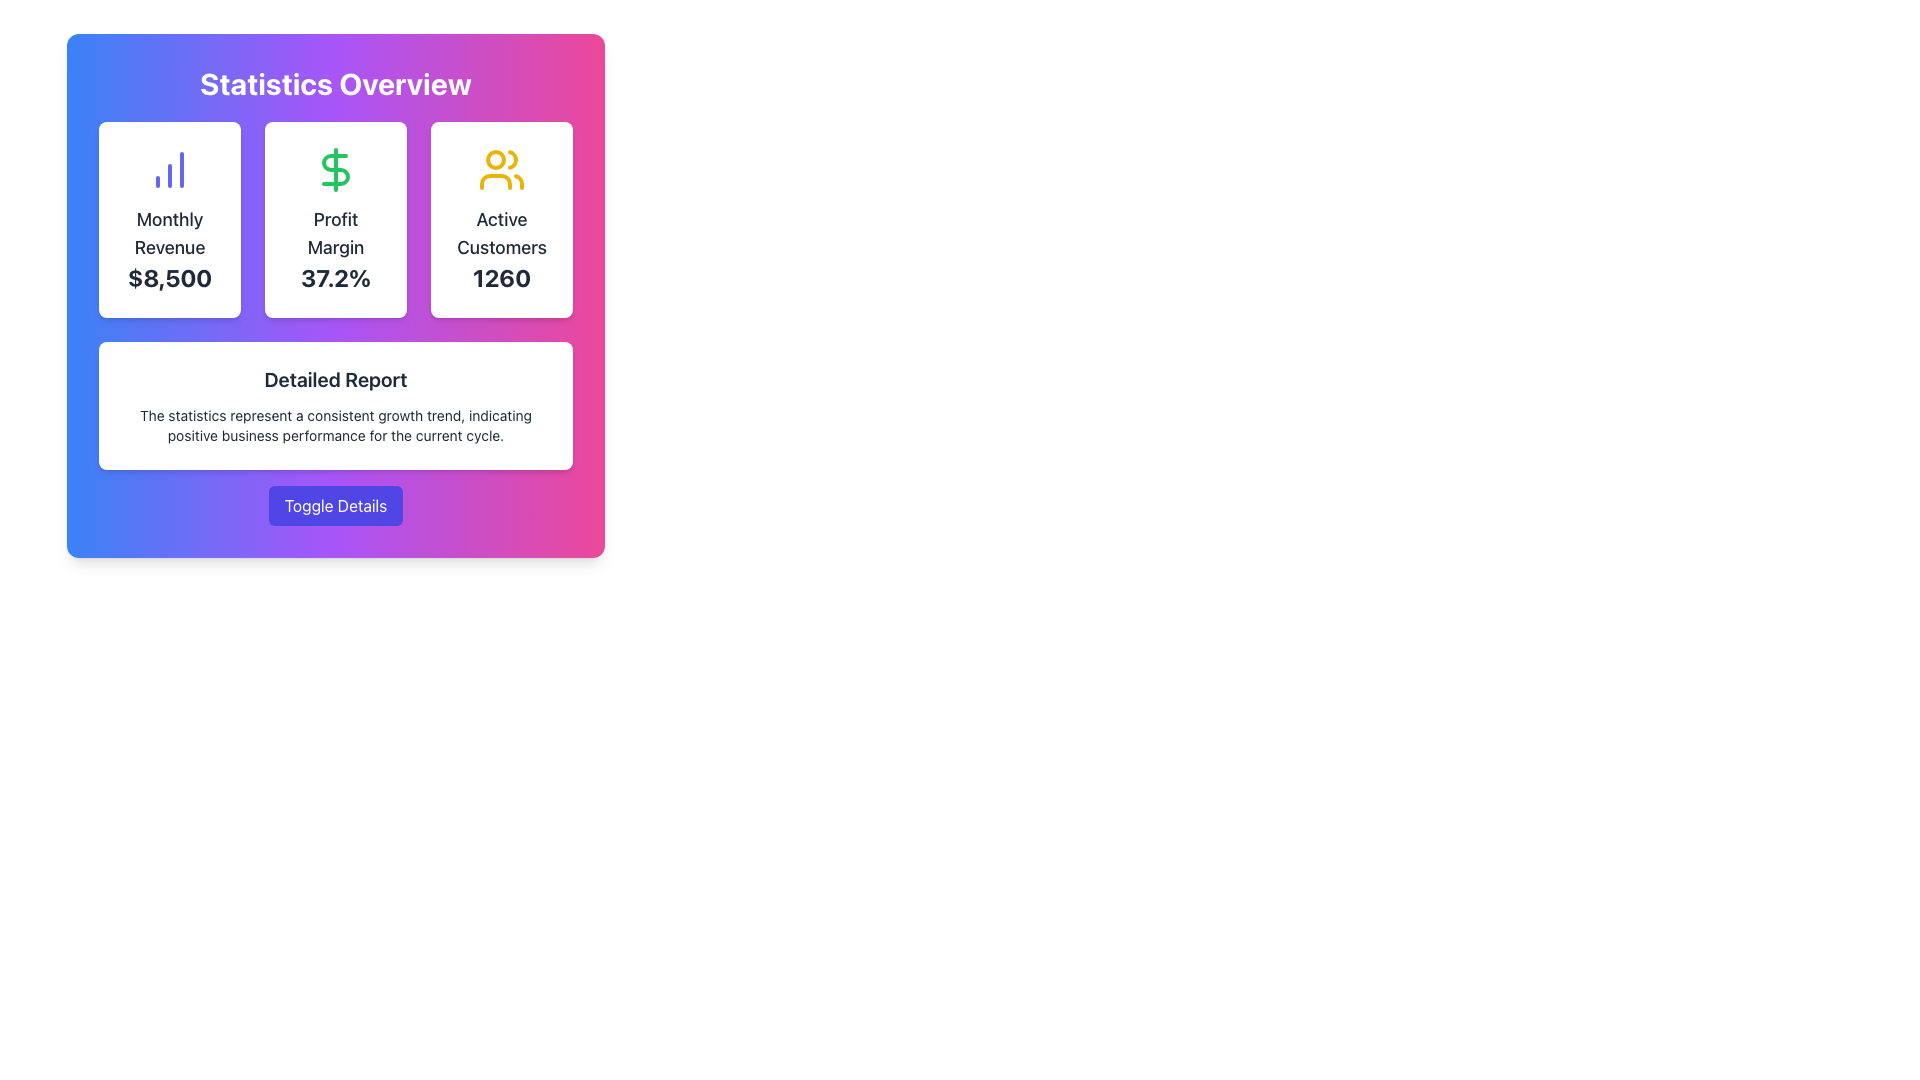 This screenshot has width=1920, height=1080. Describe the element at coordinates (336, 277) in the screenshot. I see `the text display showing the percentage '37.2%' in bold, large font, which is centered in the 'Profit Margin' card` at that location.